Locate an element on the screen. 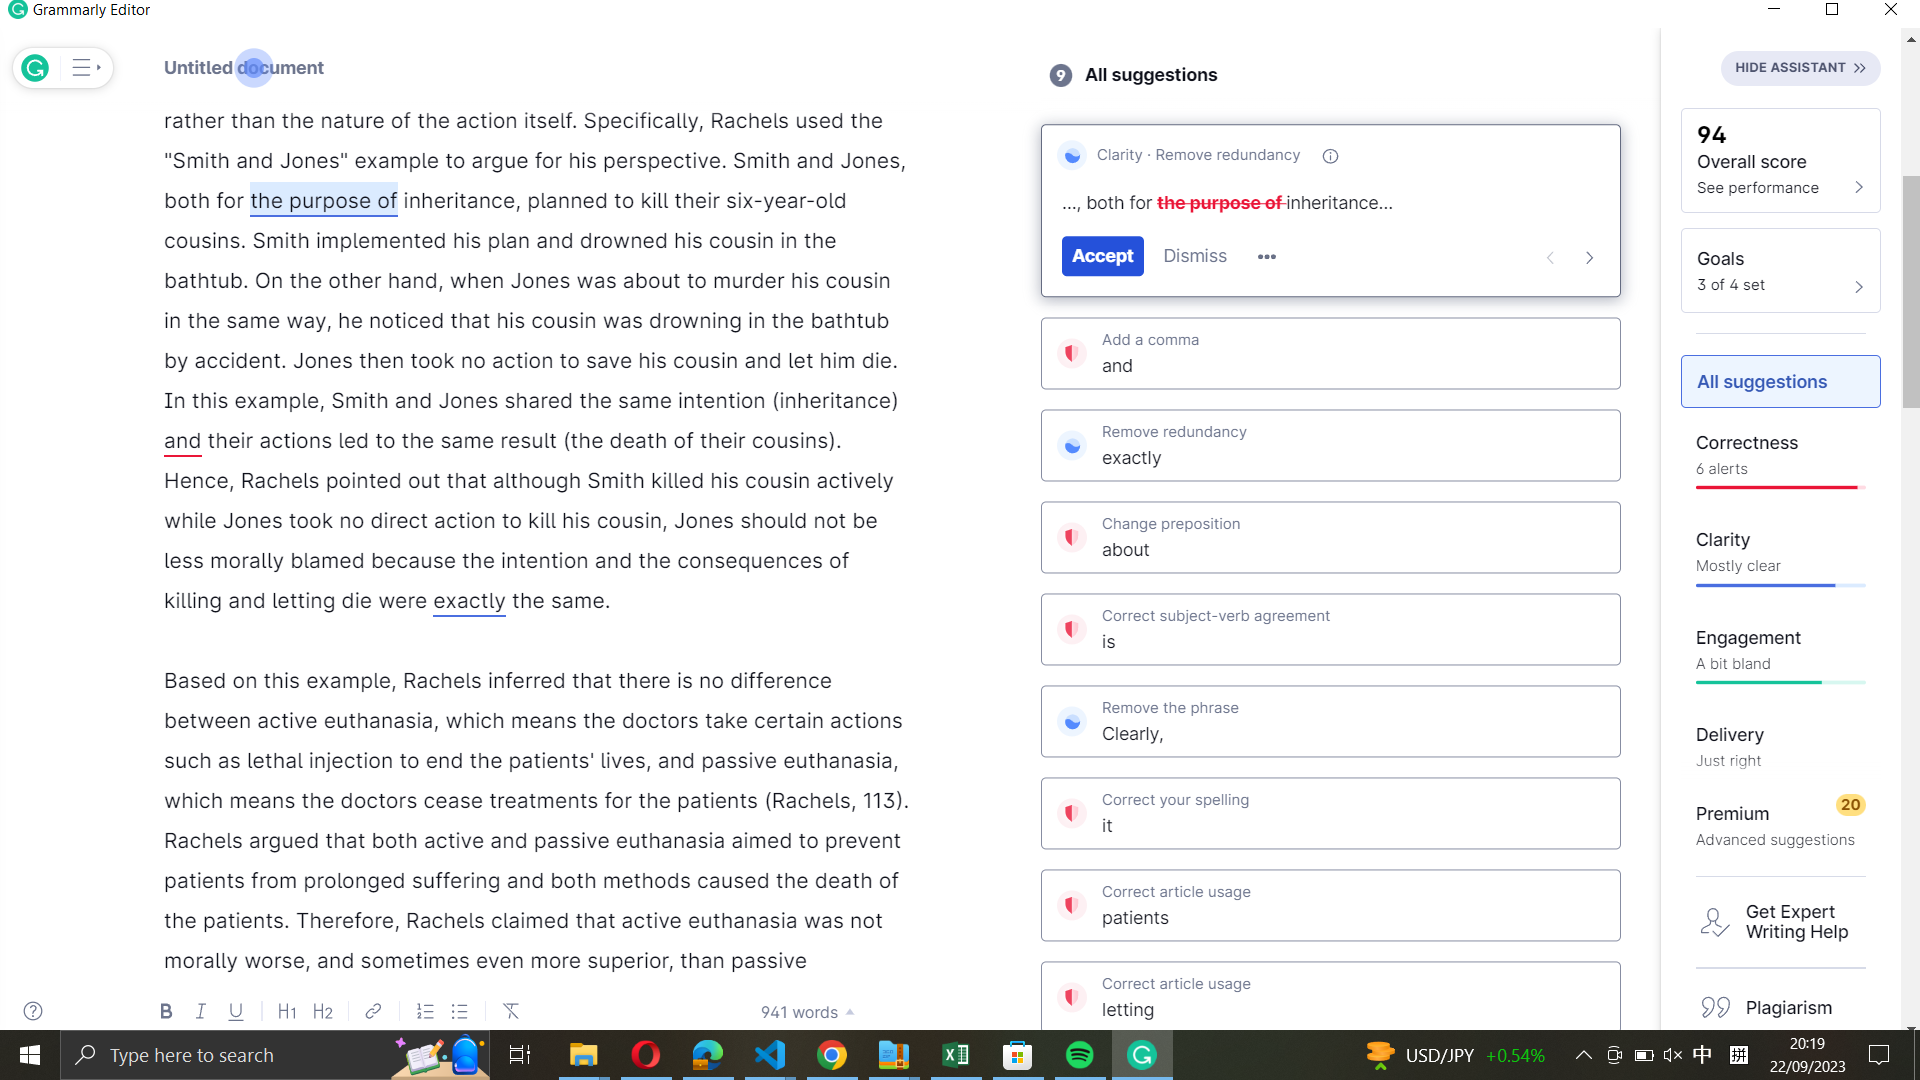  the "see_goals" feature is located at coordinates (1780, 268).